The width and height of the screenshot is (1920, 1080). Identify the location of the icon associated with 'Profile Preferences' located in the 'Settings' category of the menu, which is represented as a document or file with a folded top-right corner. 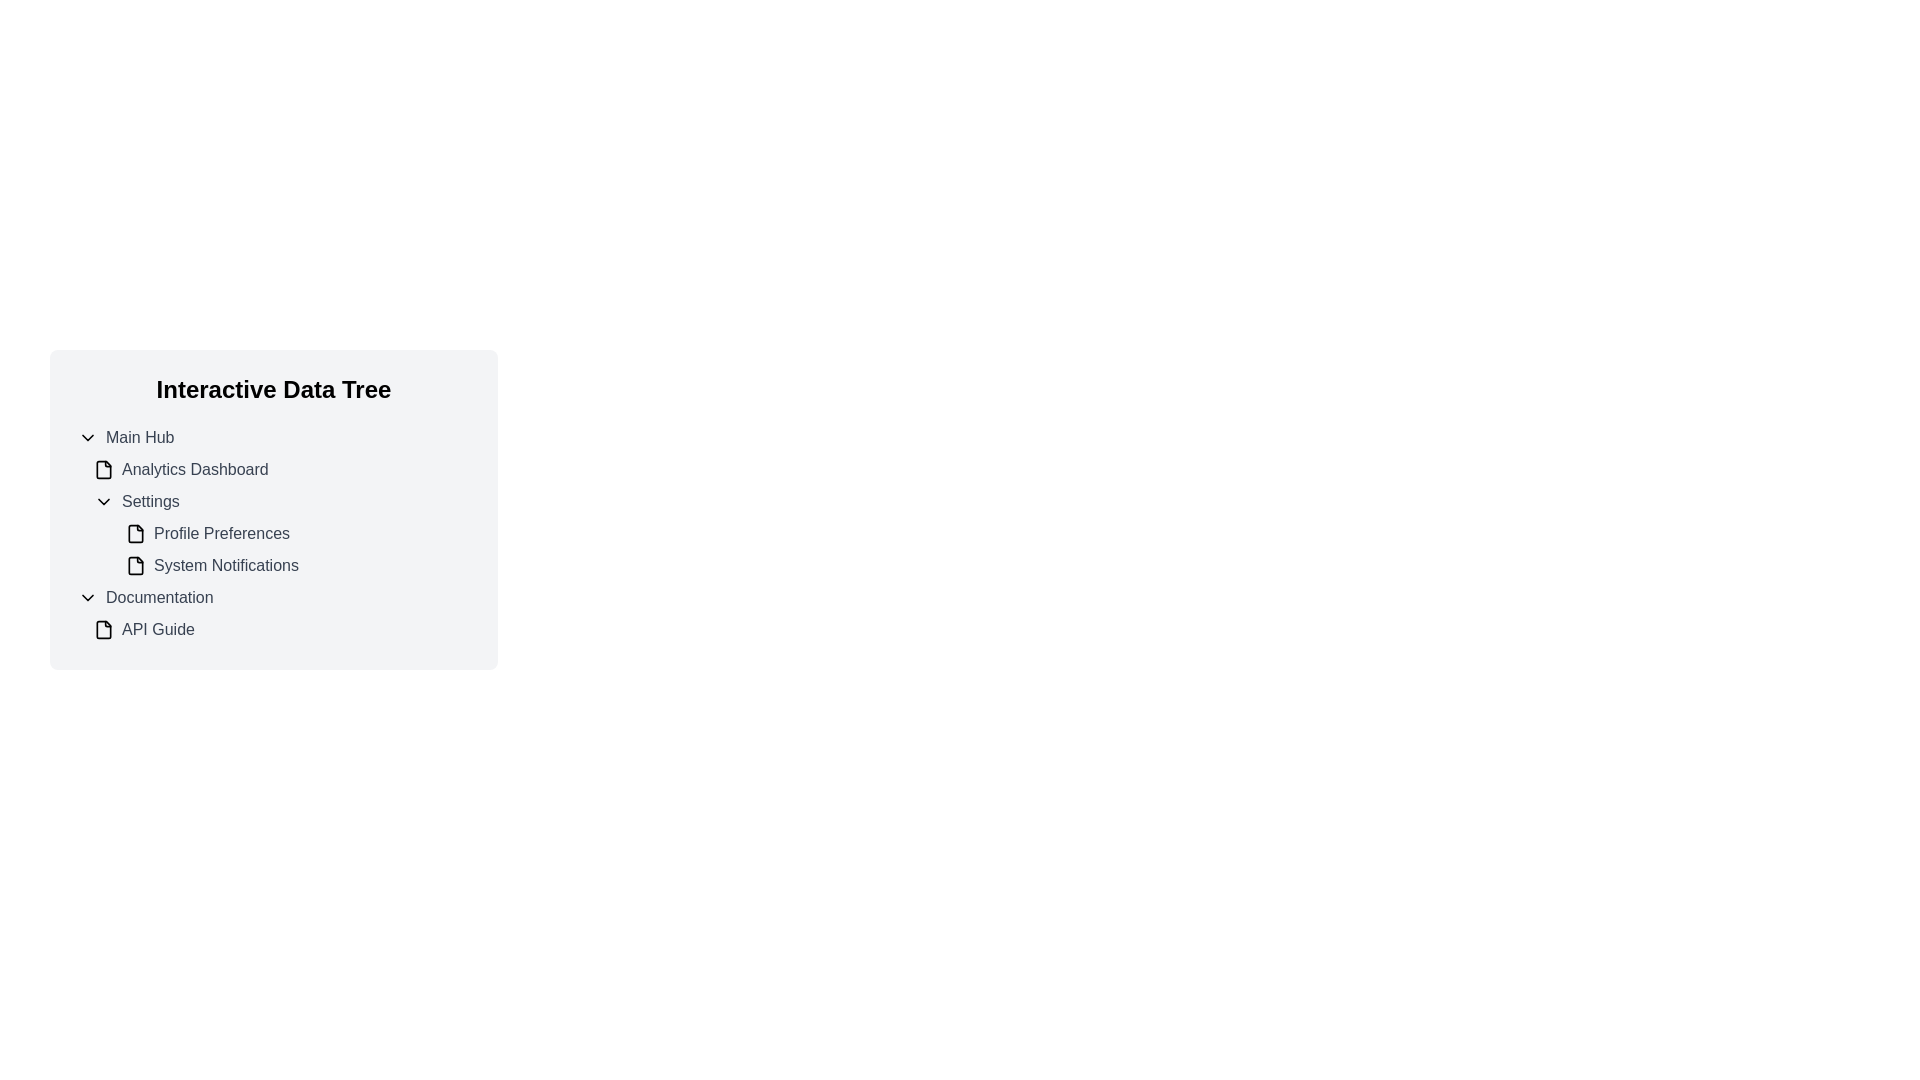
(134, 532).